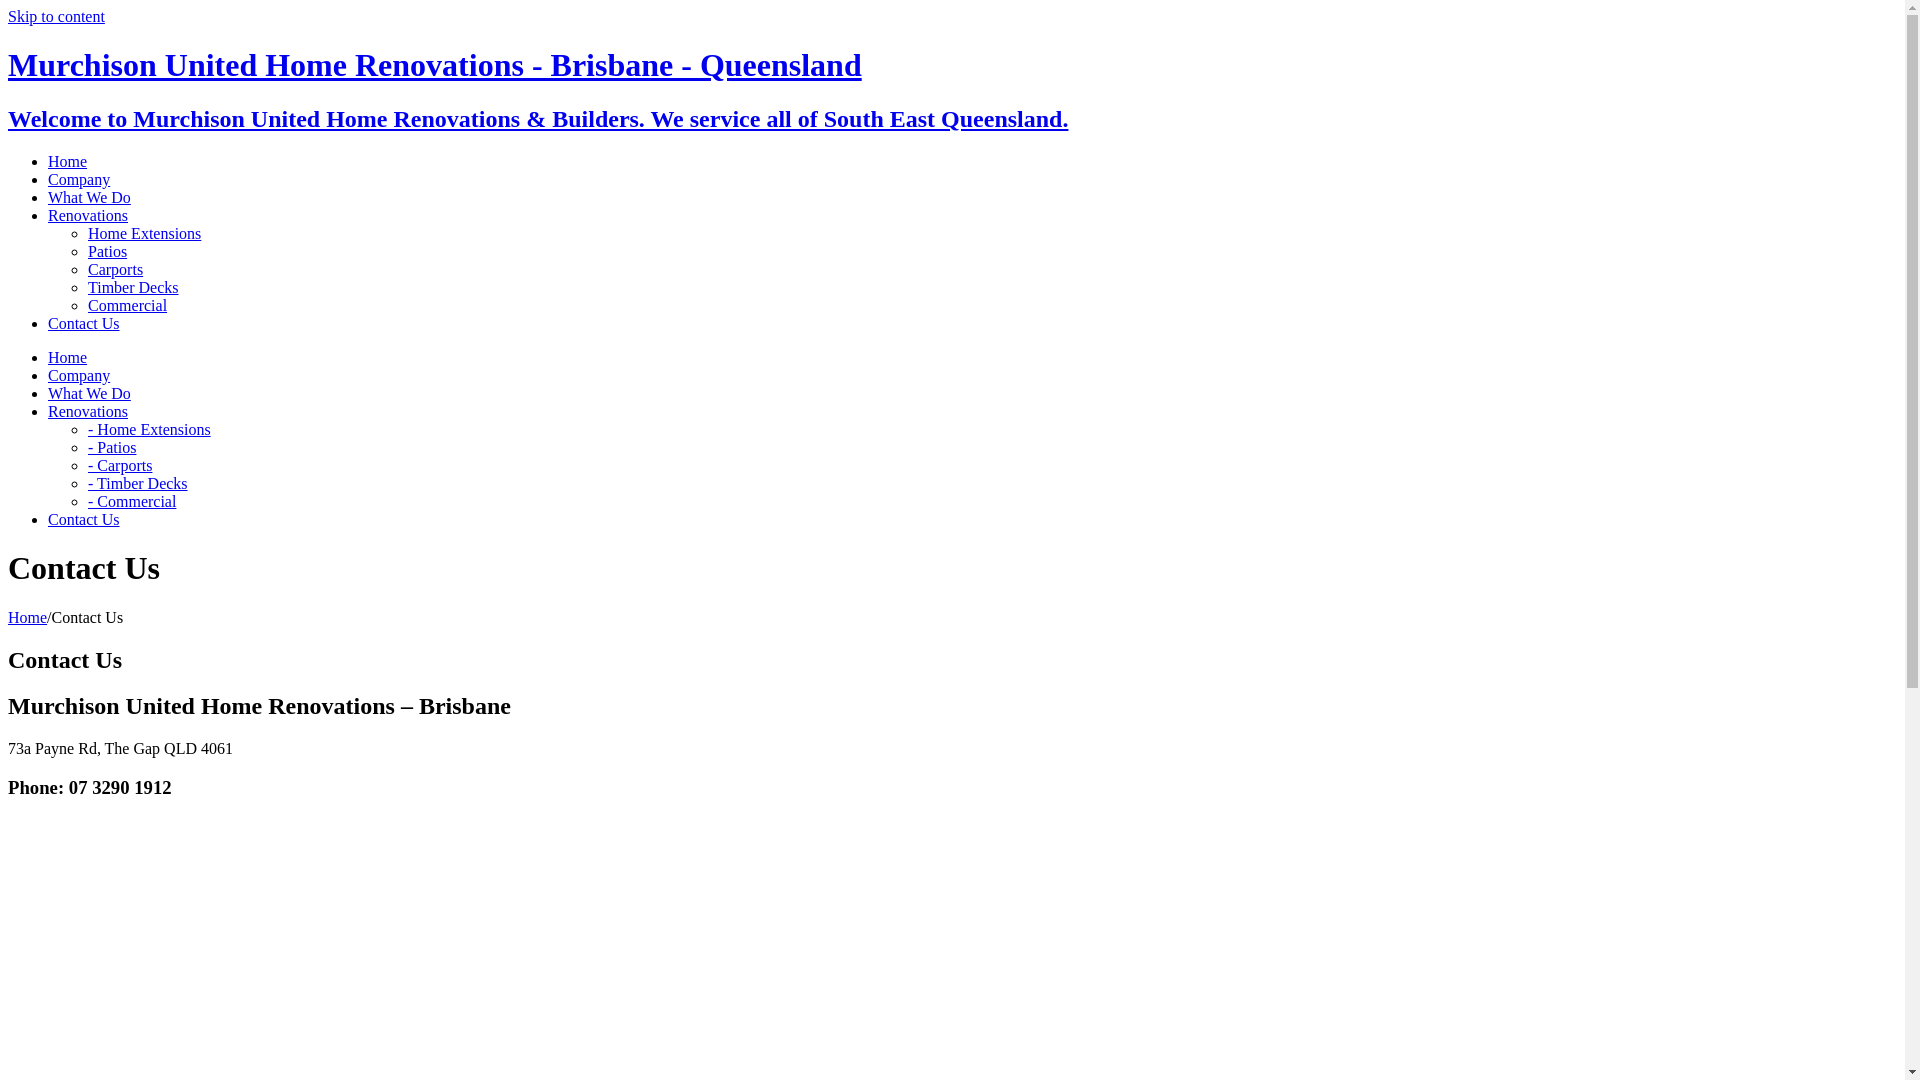 Image resolution: width=1920 pixels, height=1080 pixels. I want to click on '- Patios', so click(110, 446).